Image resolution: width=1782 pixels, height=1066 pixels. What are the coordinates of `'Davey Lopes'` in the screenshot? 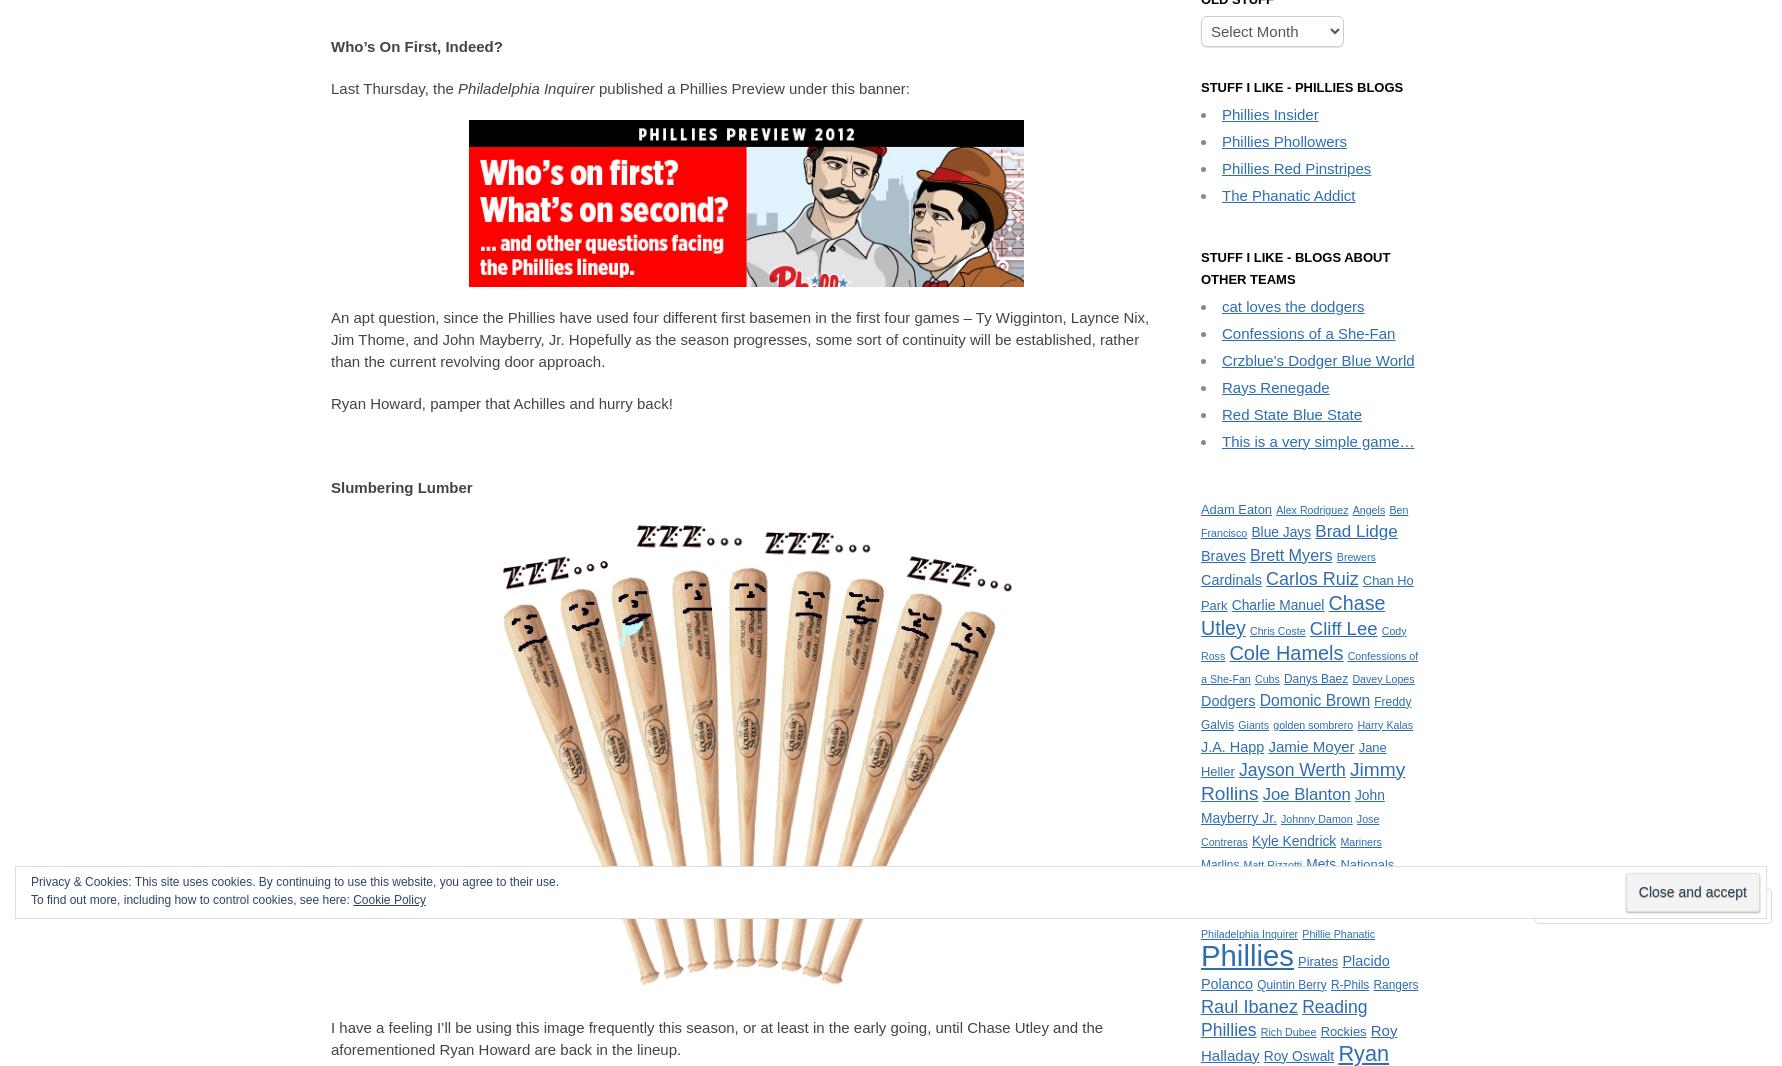 It's located at (1382, 676).